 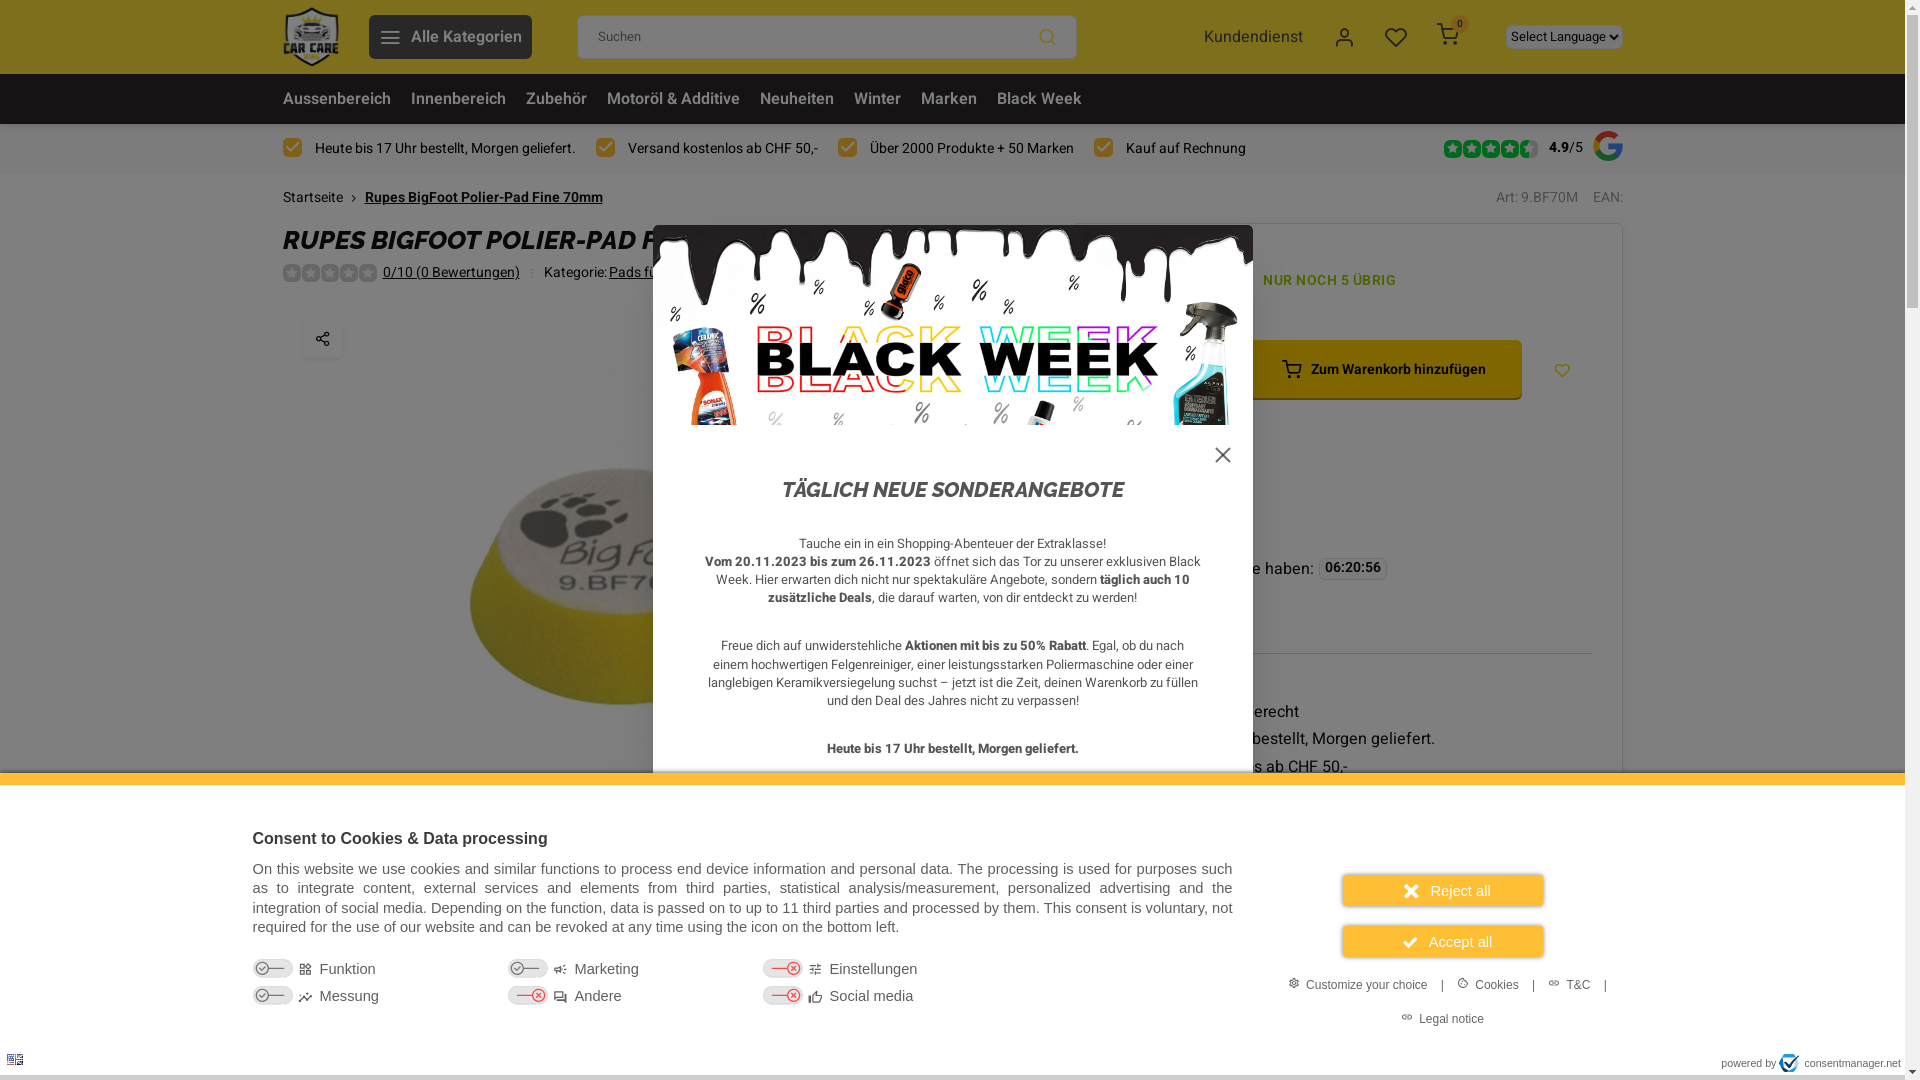 I want to click on 'Customize your choice', so click(x=1357, y=982).